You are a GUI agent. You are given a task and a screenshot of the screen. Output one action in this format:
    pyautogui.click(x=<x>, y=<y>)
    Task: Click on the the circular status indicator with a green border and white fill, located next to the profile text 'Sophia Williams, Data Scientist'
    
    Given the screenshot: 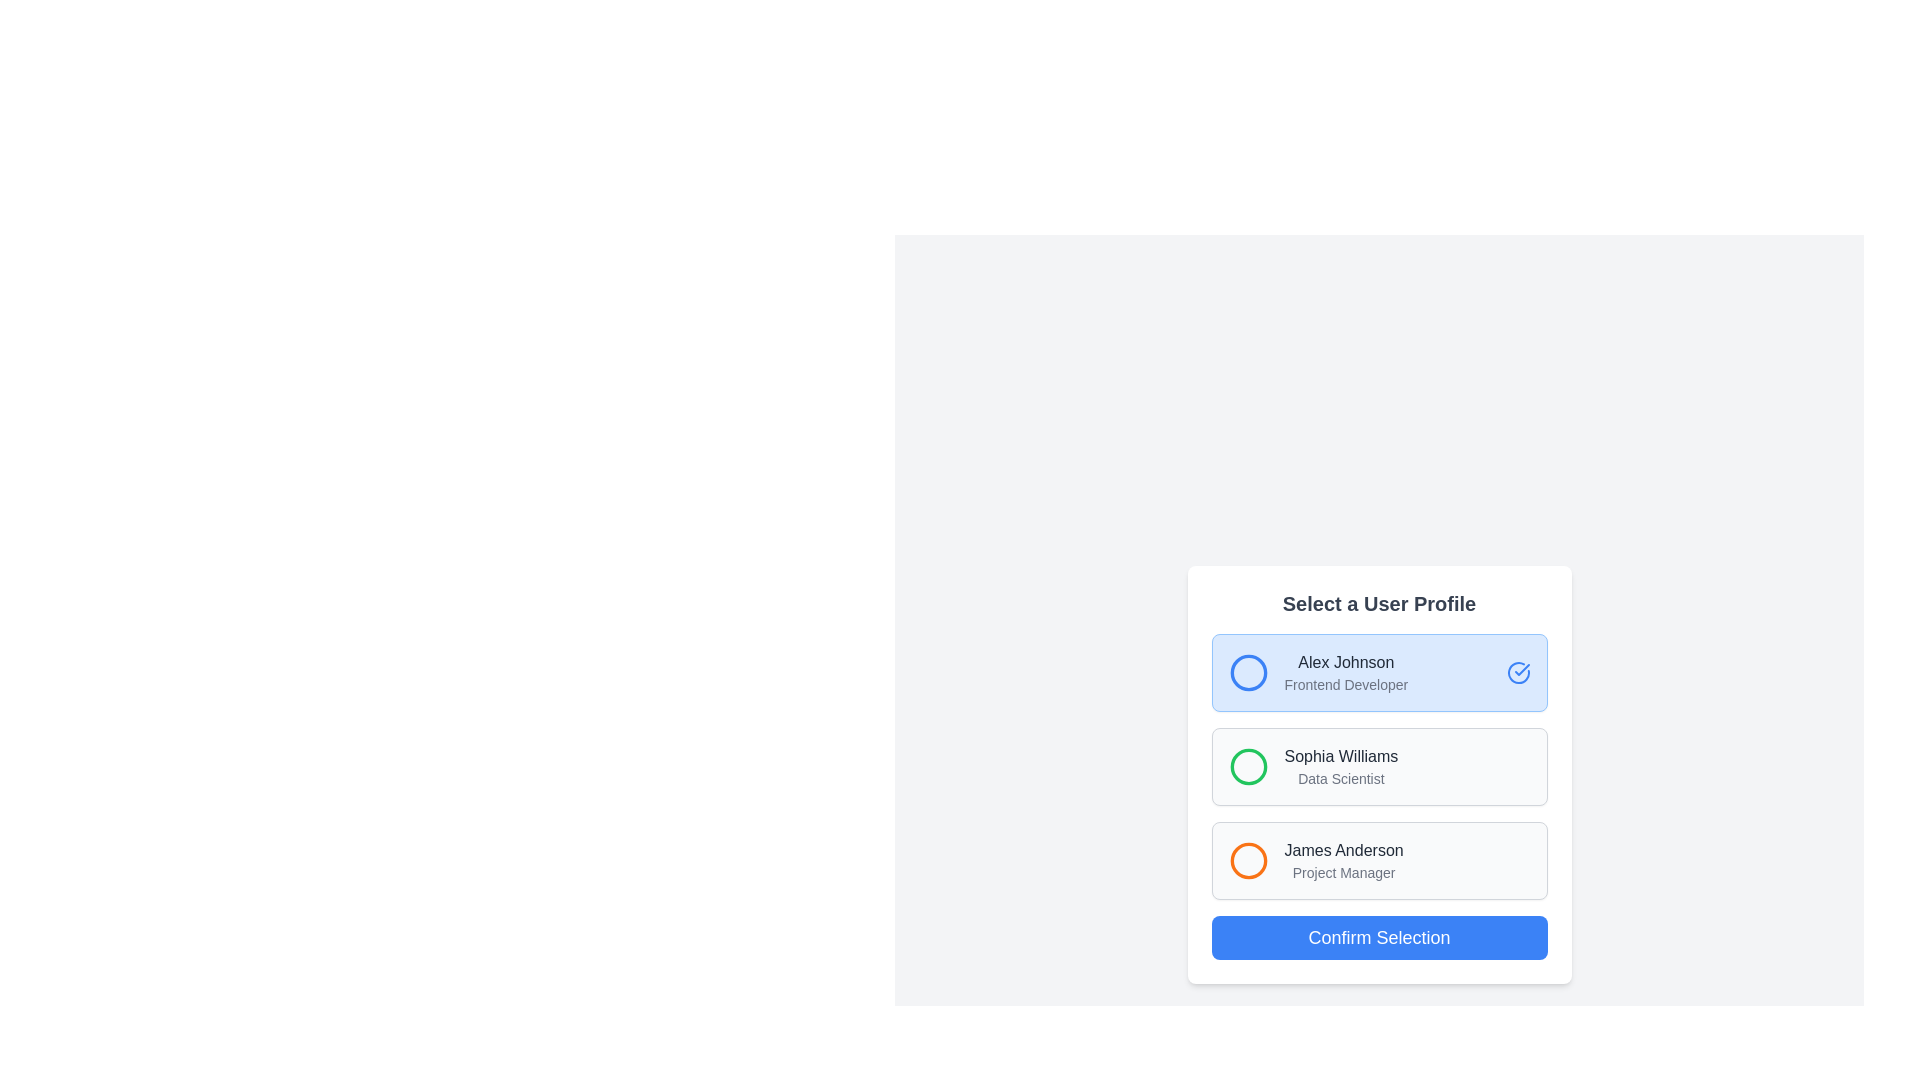 What is the action you would take?
    pyautogui.click(x=1247, y=766)
    